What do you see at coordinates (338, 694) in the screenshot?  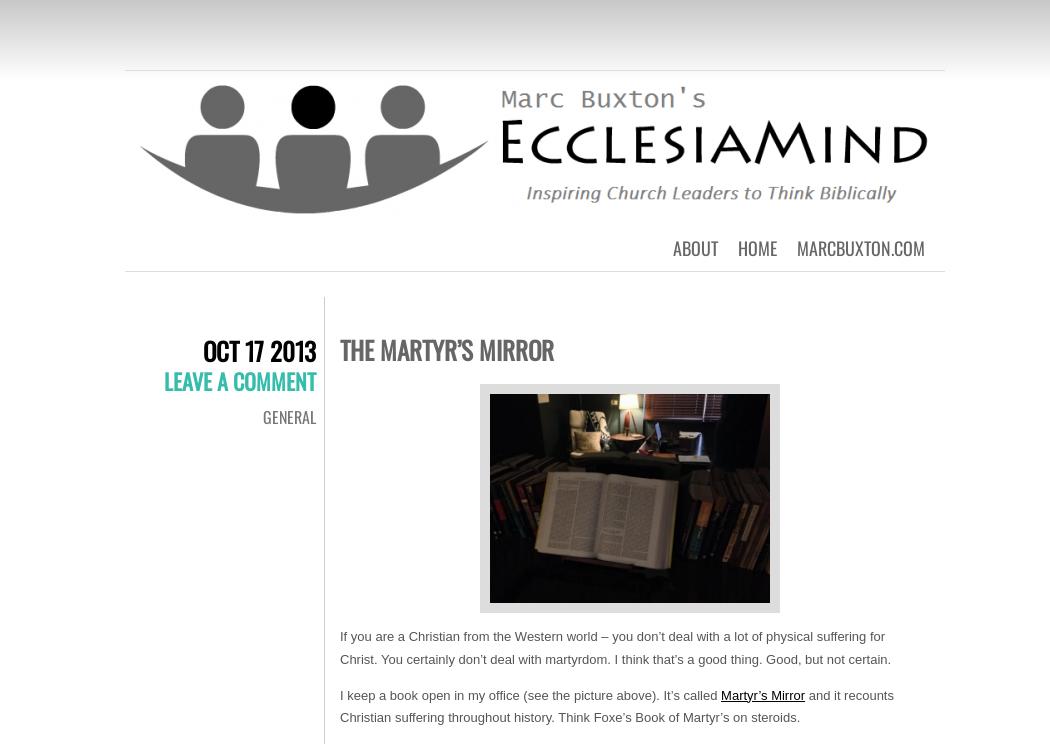 I see `'I keep a book open in my office (see the picture above). It’s called'` at bounding box center [338, 694].